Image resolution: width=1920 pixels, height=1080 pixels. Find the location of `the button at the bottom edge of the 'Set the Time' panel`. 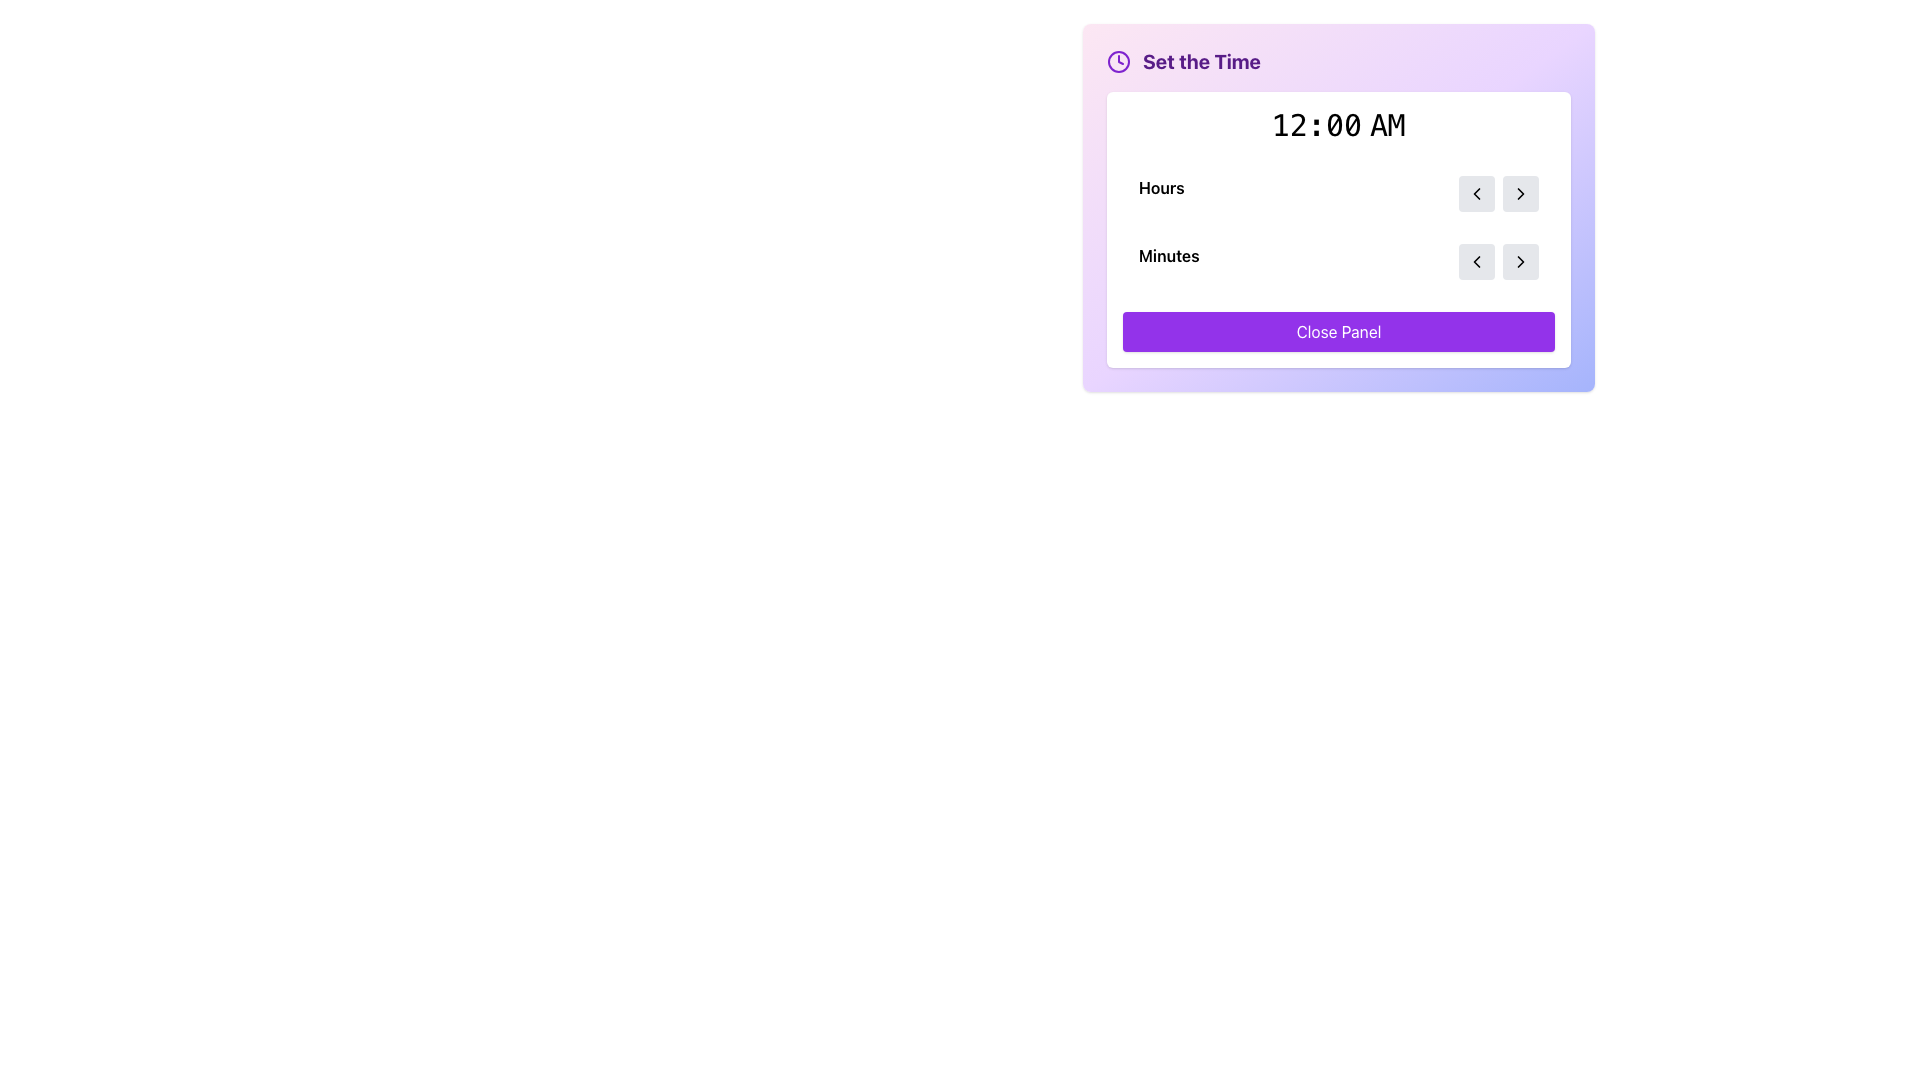

the button at the bottom edge of the 'Set the Time' panel is located at coordinates (1339, 330).